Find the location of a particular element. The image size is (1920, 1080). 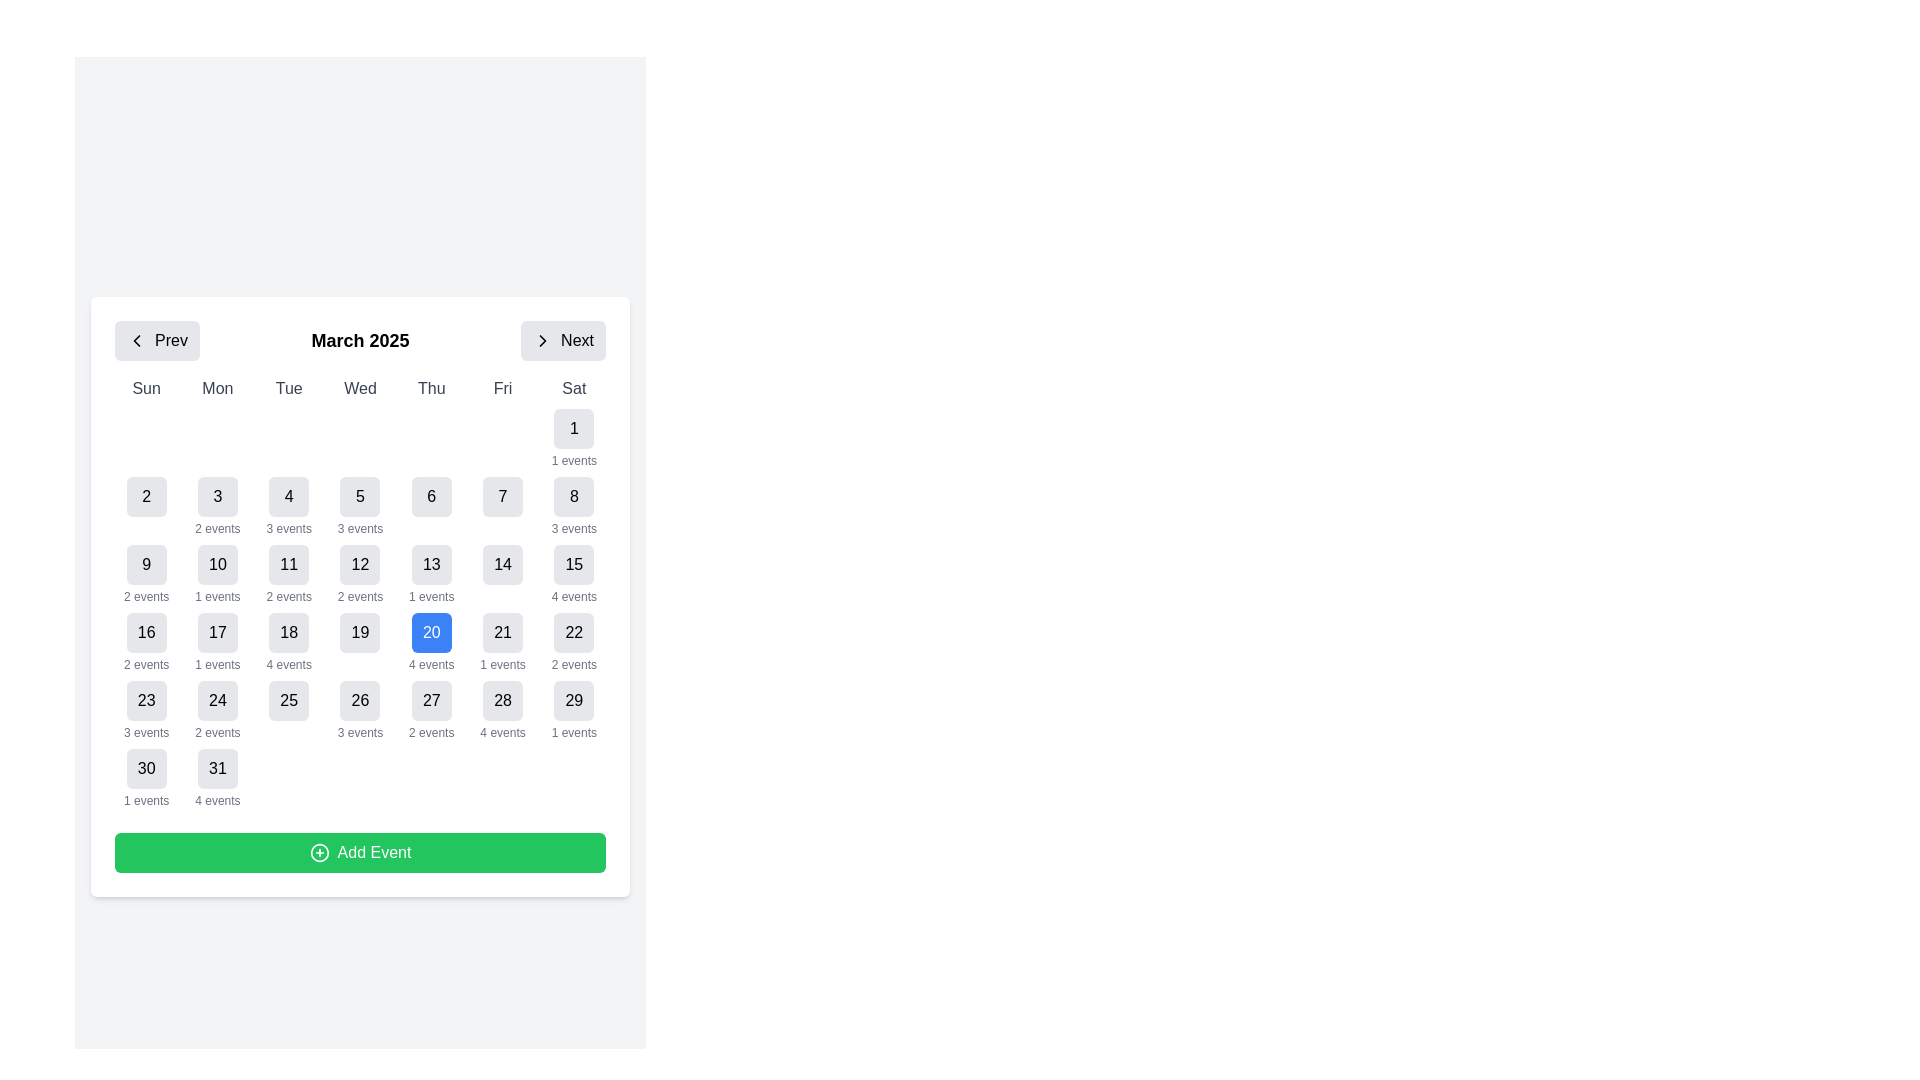

the informative text label displaying '2 events' that is styled in a small gray font, located below the button with '12' in the calendar interface is located at coordinates (360, 596).